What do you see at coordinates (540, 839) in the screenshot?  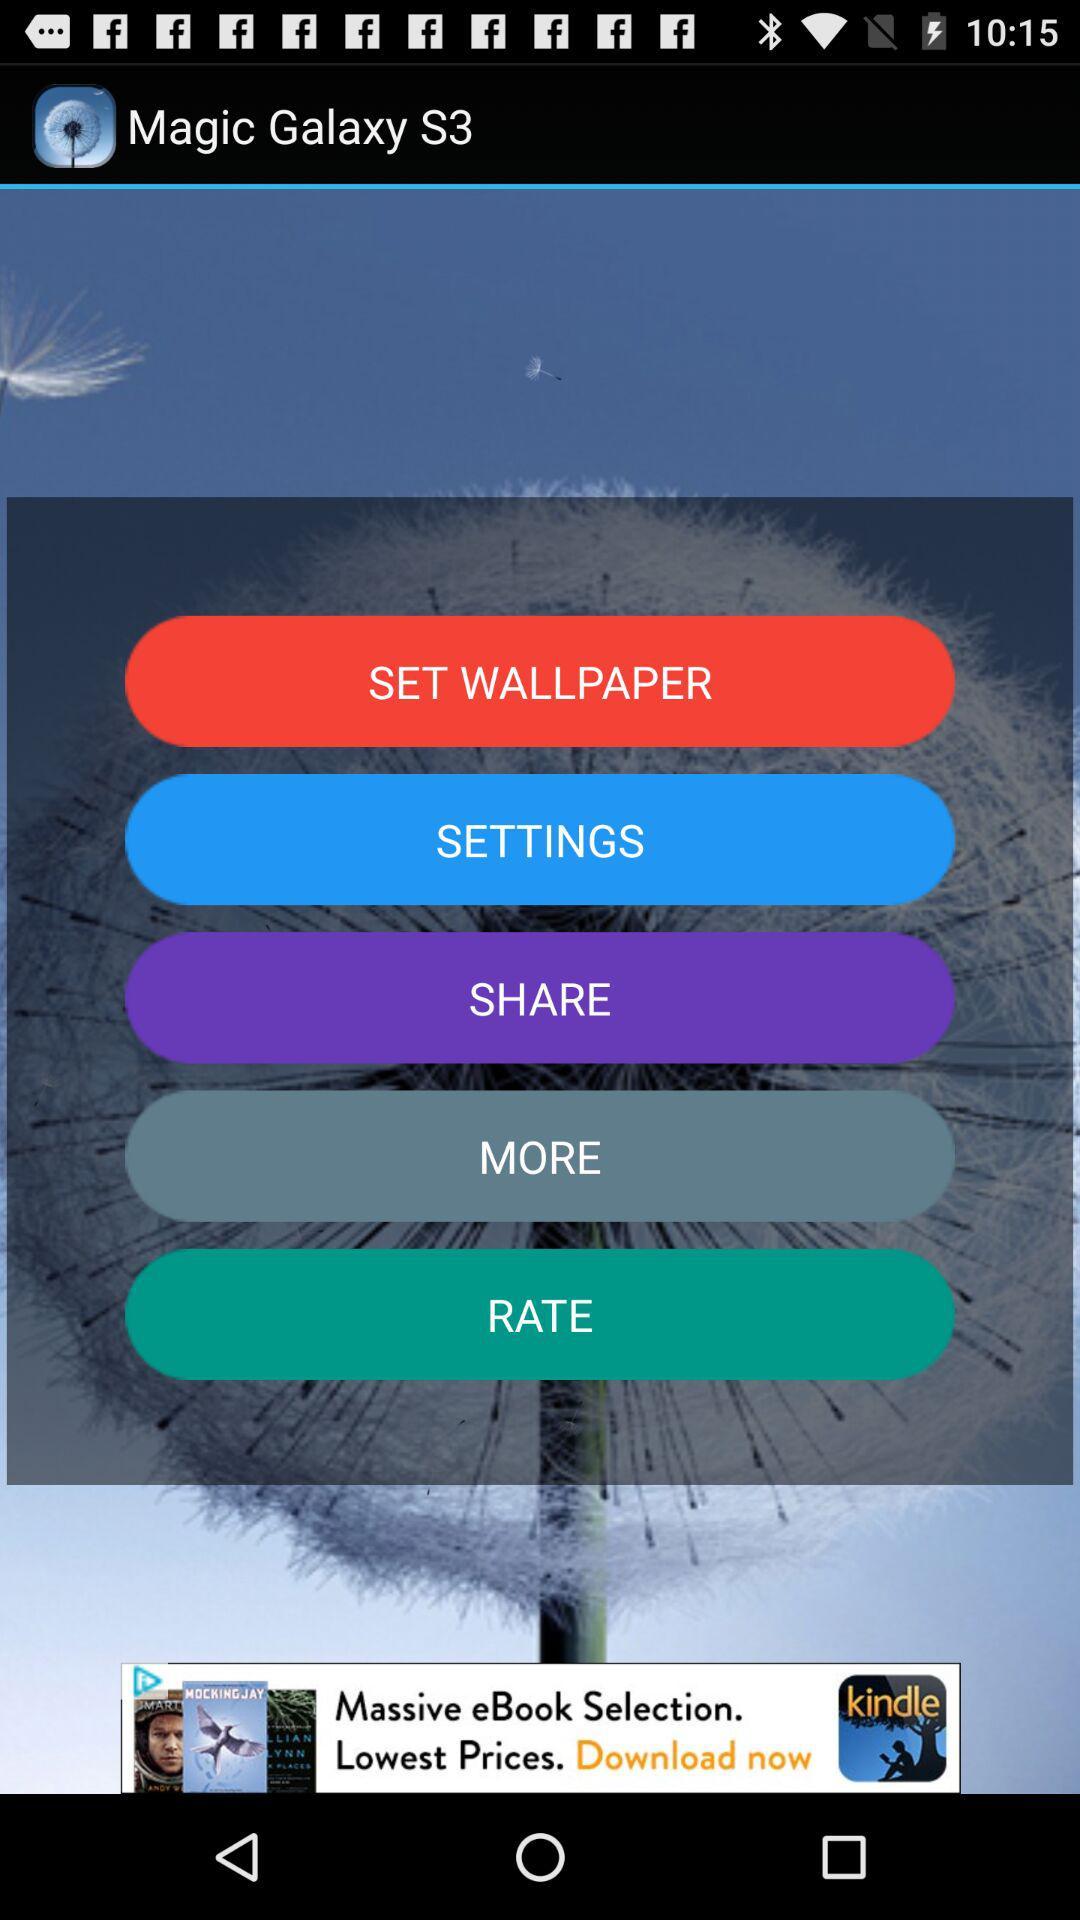 I see `button above share` at bounding box center [540, 839].